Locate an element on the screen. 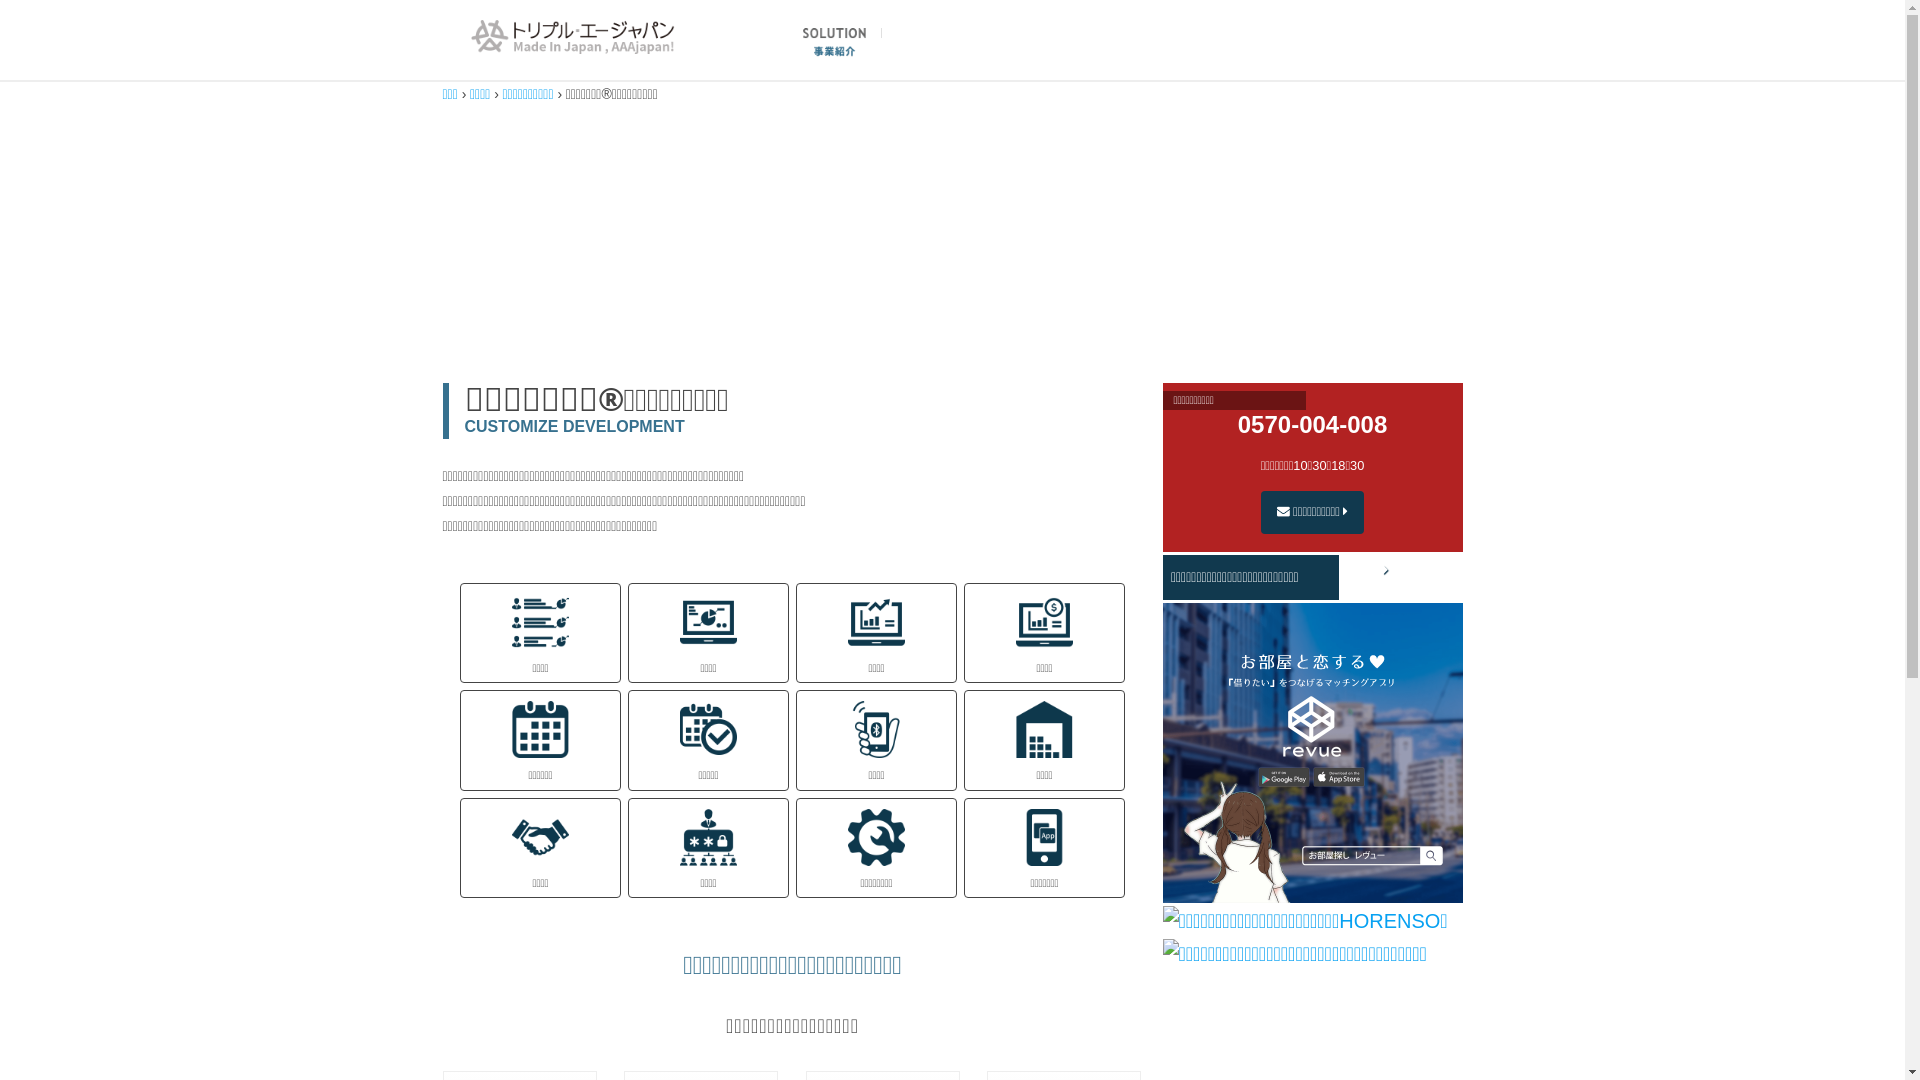  '0570-004-008' is located at coordinates (1311, 423).